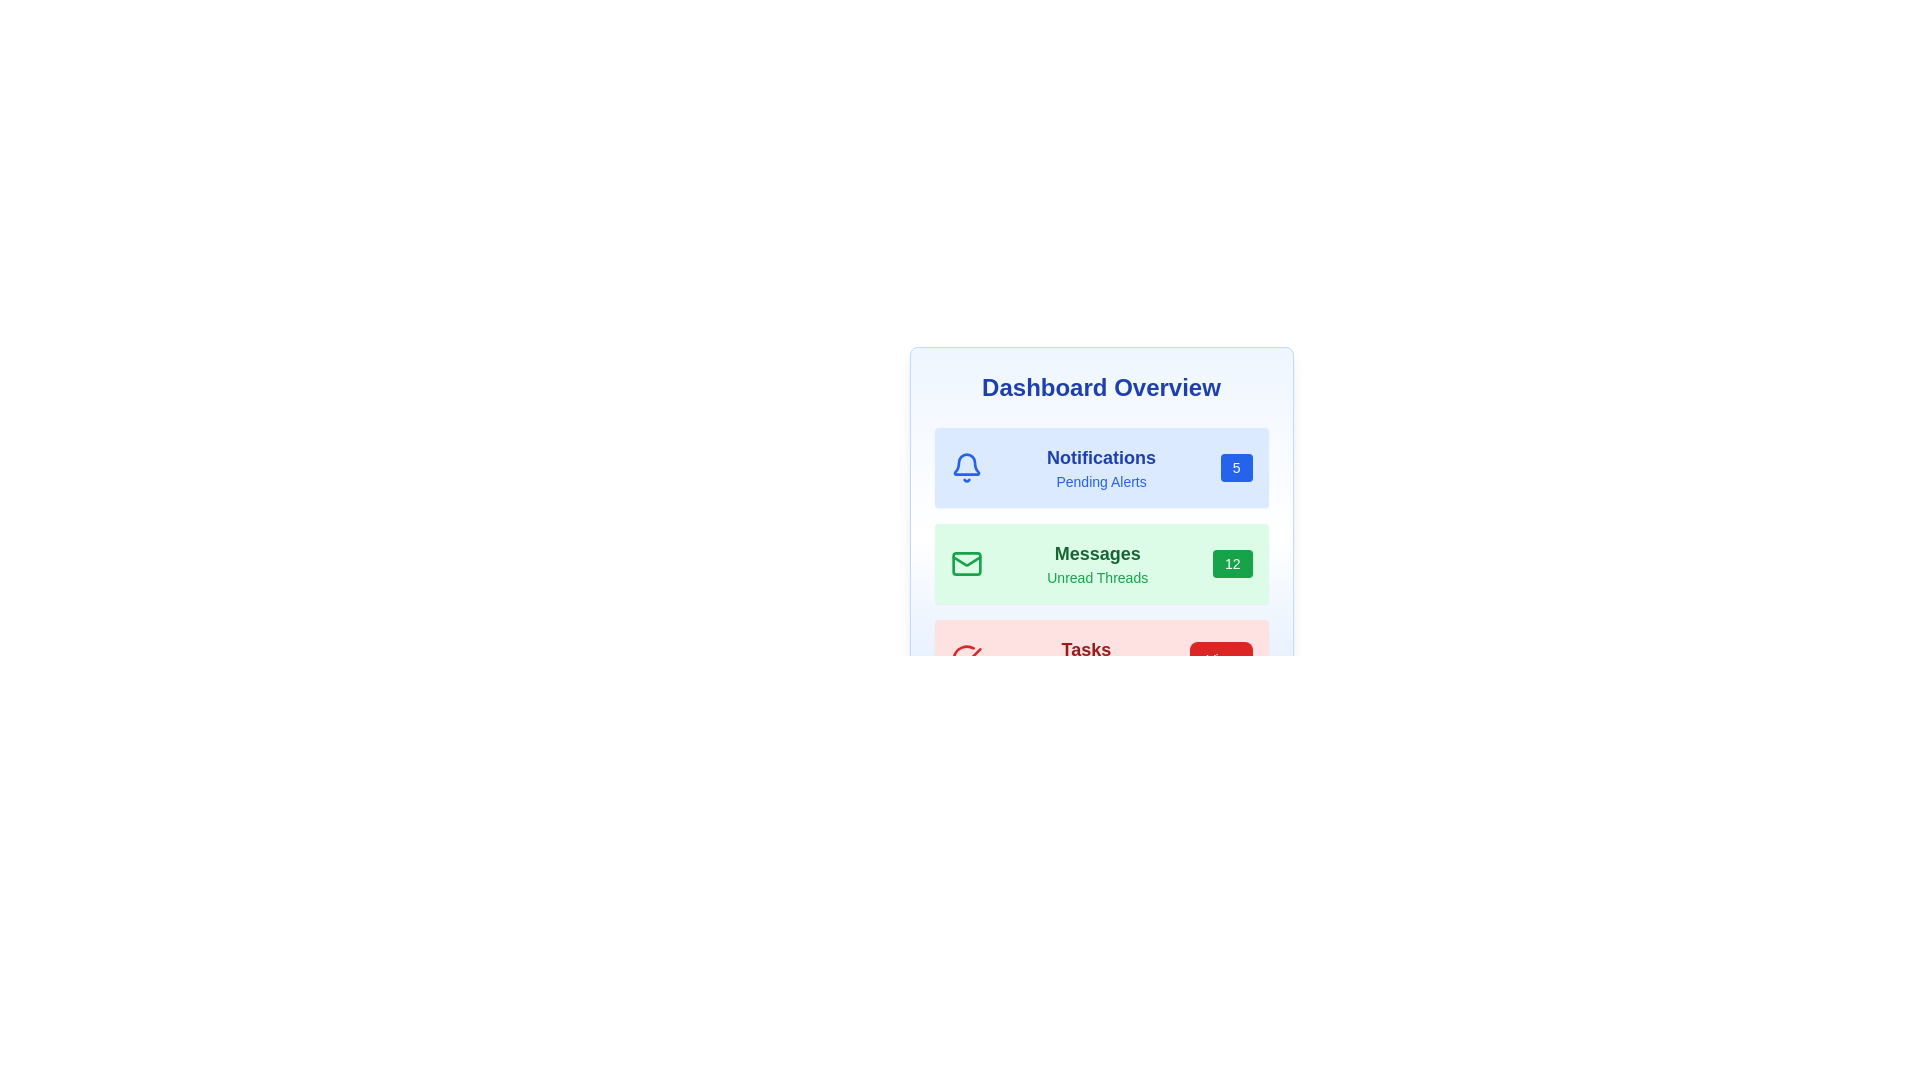 This screenshot has height=1080, width=1920. What do you see at coordinates (1096, 578) in the screenshot?
I see `text from the green label that says 'Unread Threads' located underneath the 'Messages' label` at bounding box center [1096, 578].